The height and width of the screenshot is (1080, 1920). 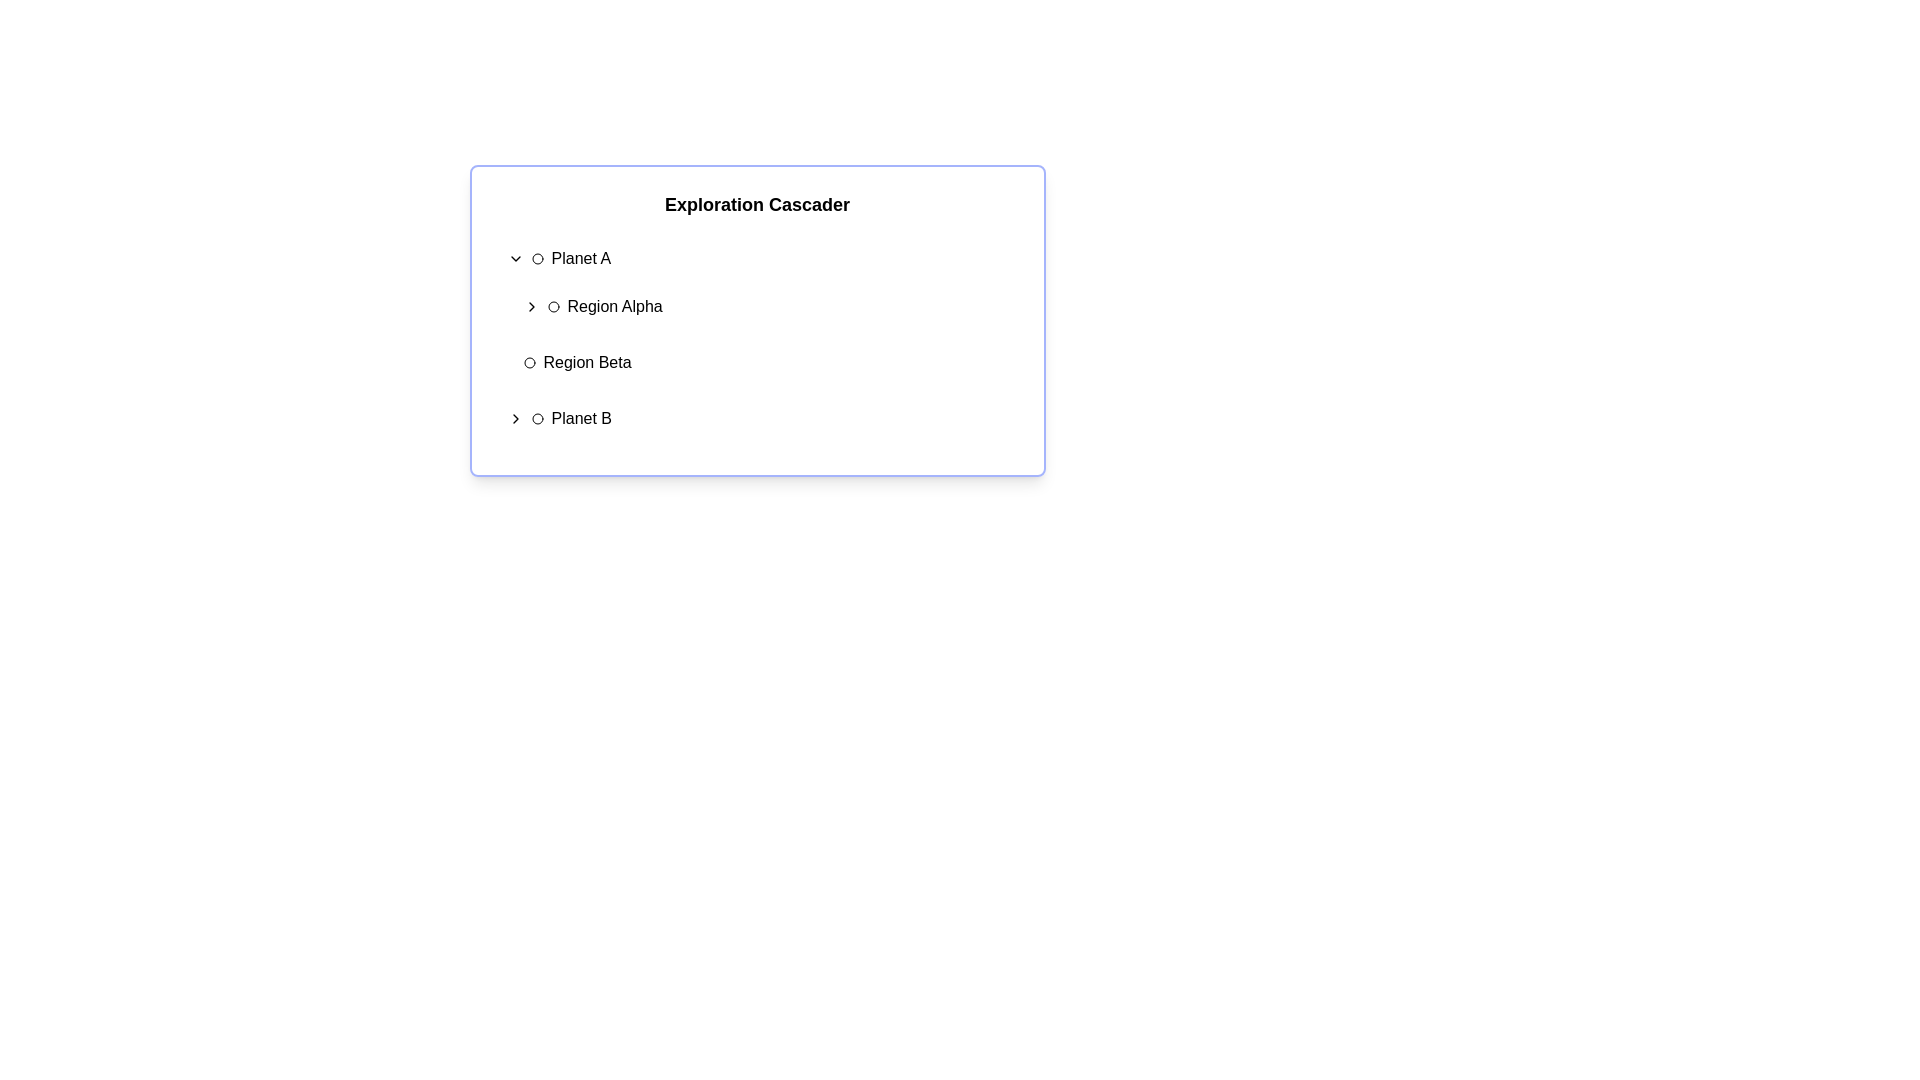 What do you see at coordinates (580, 257) in the screenshot?
I see `the text label 'Planet A' which is the first row in the 'Exploration Cascader' menu` at bounding box center [580, 257].